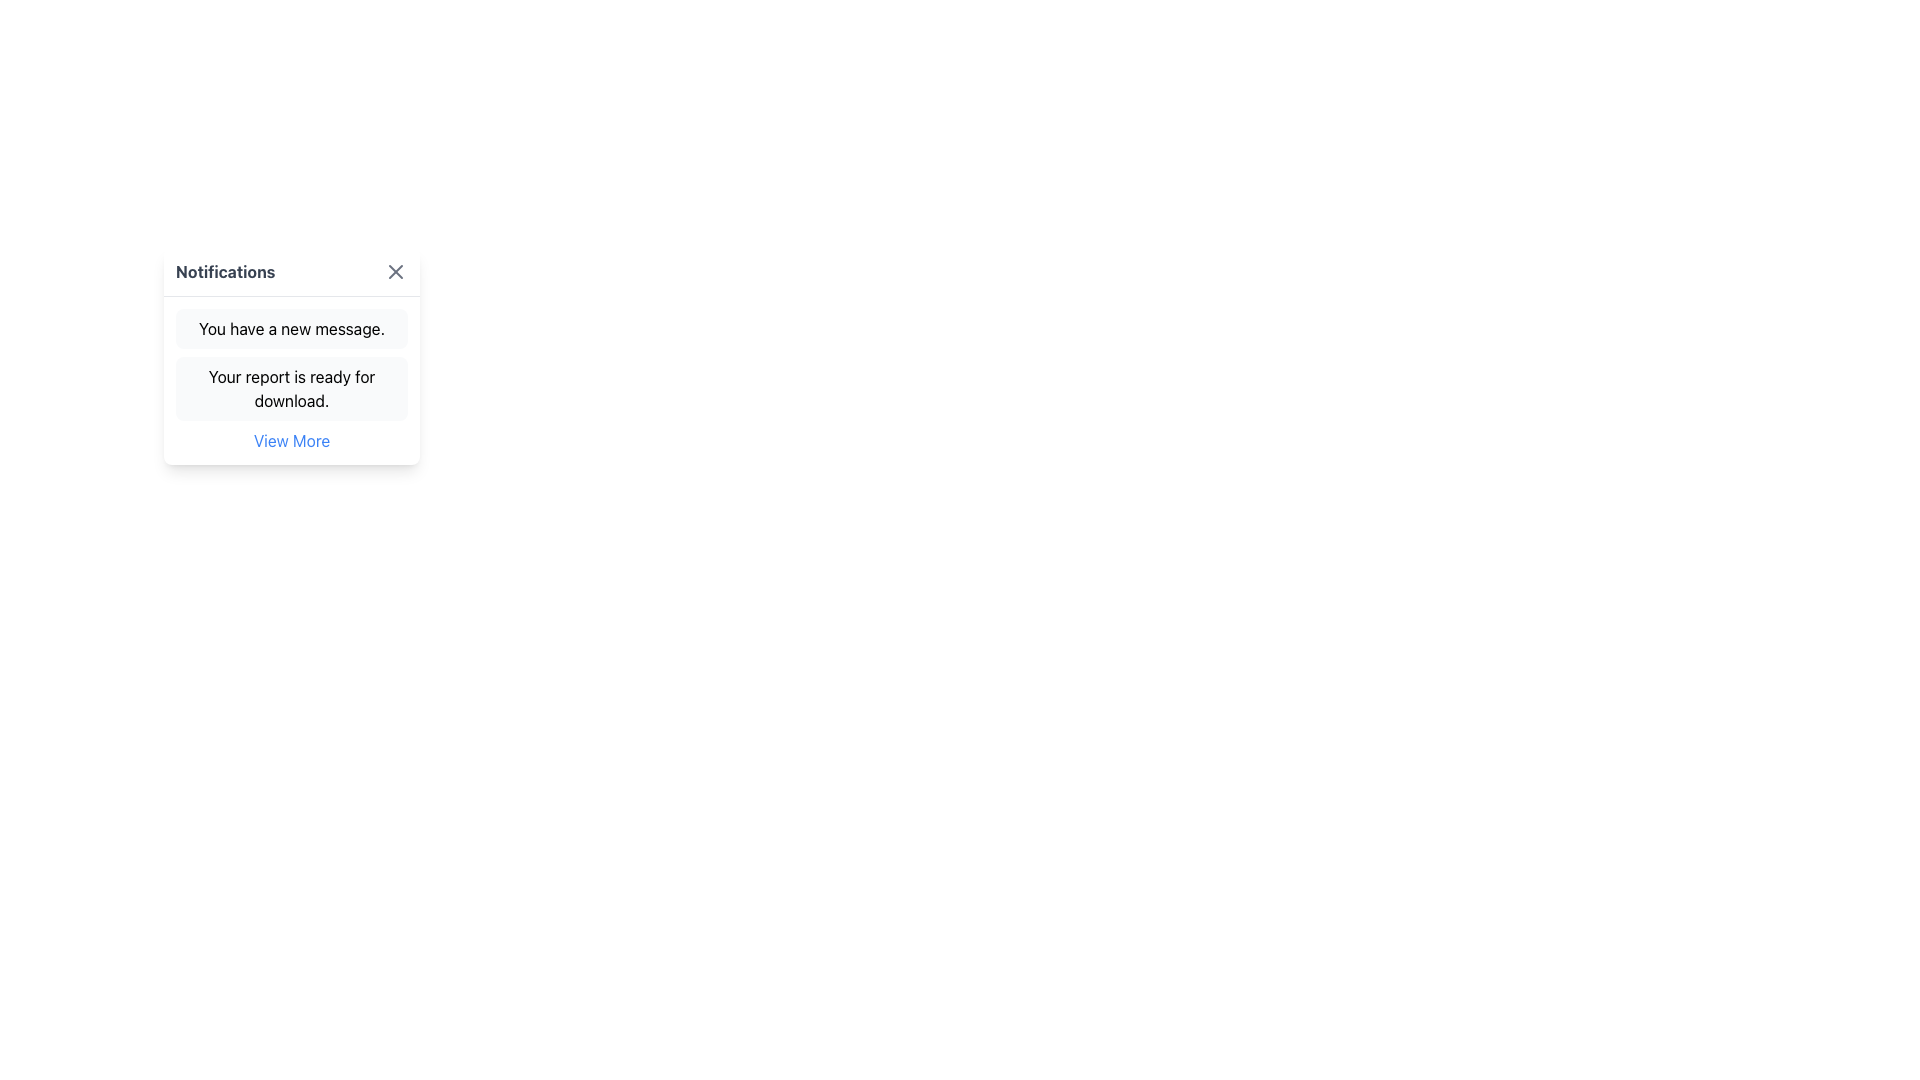 The image size is (1920, 1080). Describe the element at coordinates (395, 272) in the screenshot. I see `the 'X' icon button, which is styled in gray and located at the top right corner of the notification popup` at that location.